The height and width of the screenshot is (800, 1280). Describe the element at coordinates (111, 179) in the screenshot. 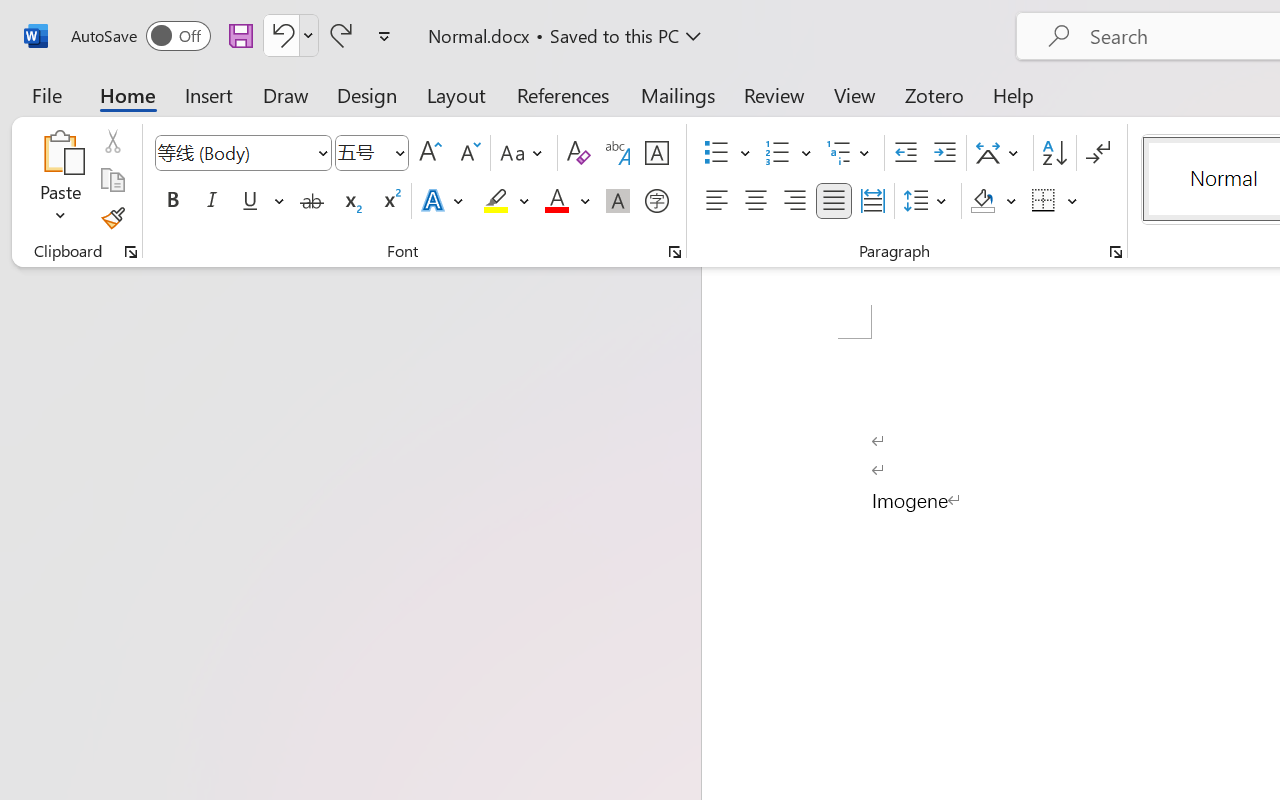

I see `'Copy'` at that location.